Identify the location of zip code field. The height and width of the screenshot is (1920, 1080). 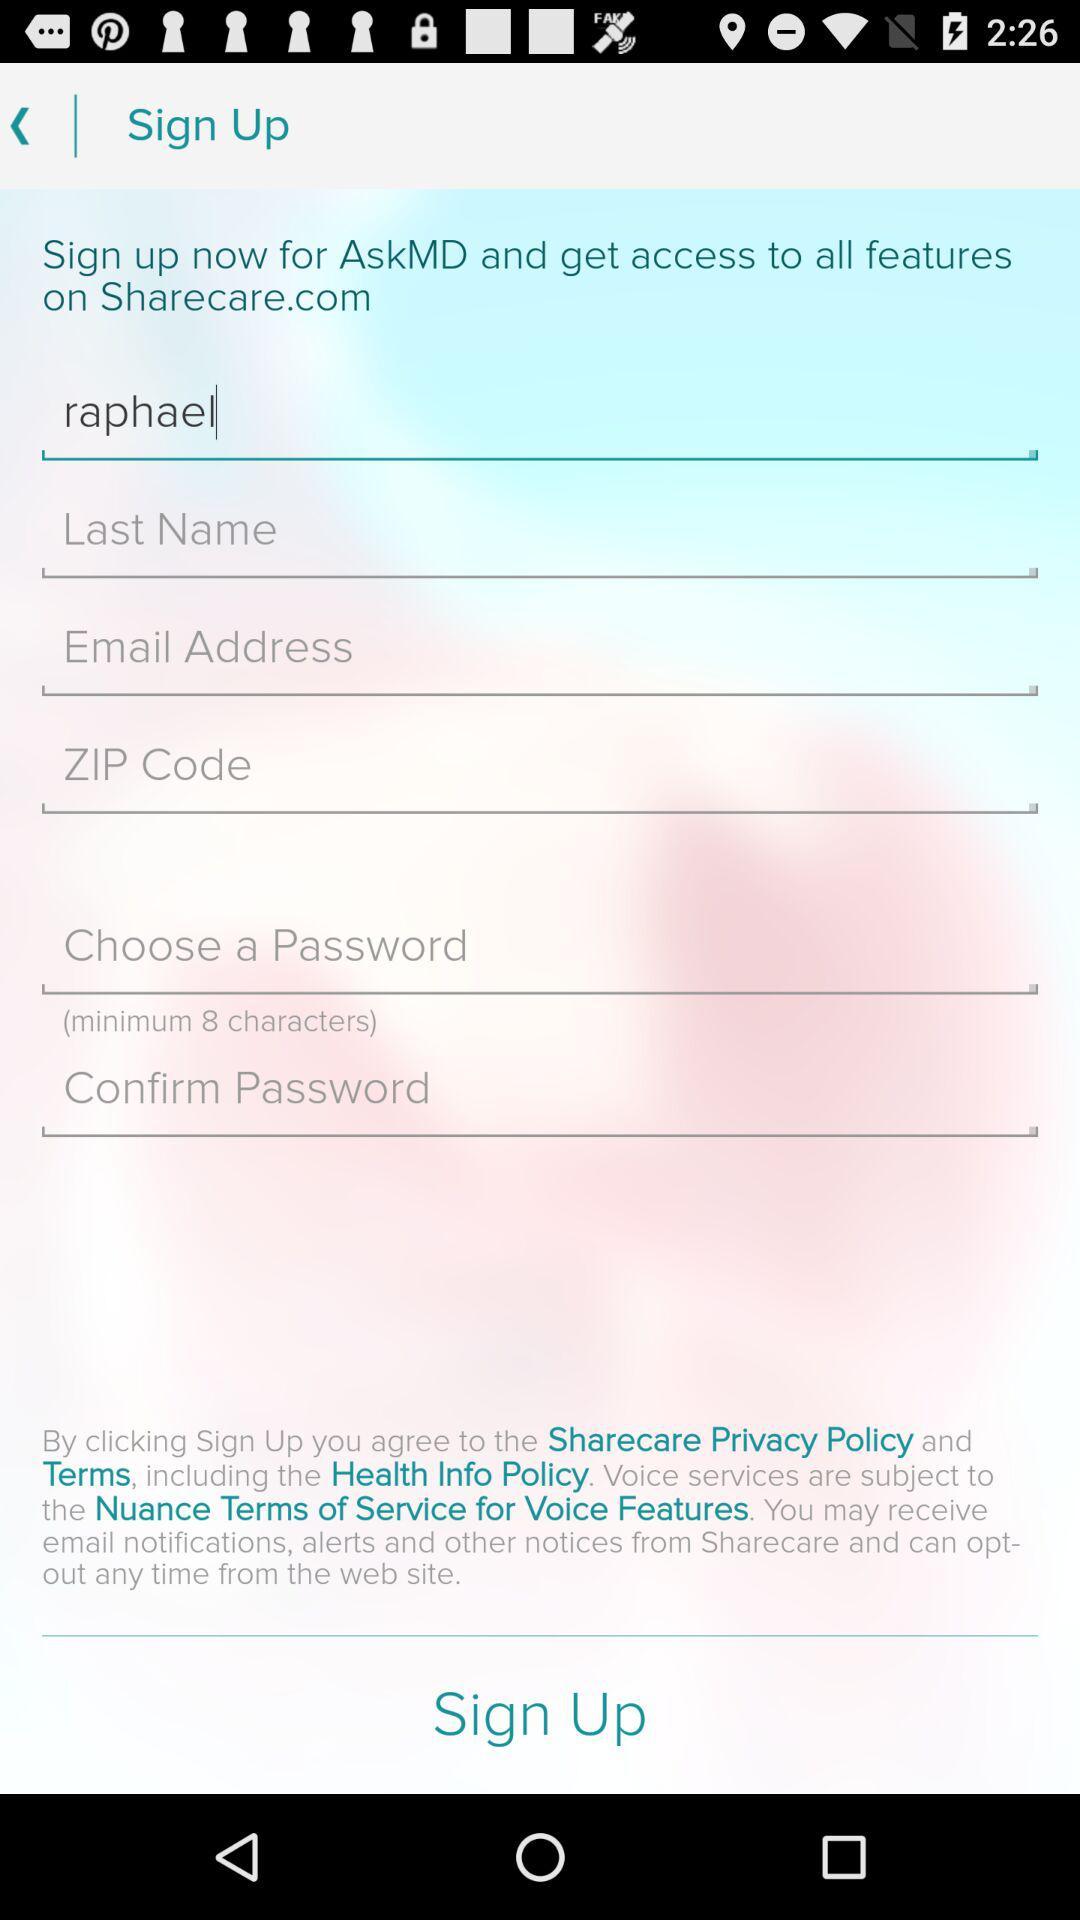
(540, 764).